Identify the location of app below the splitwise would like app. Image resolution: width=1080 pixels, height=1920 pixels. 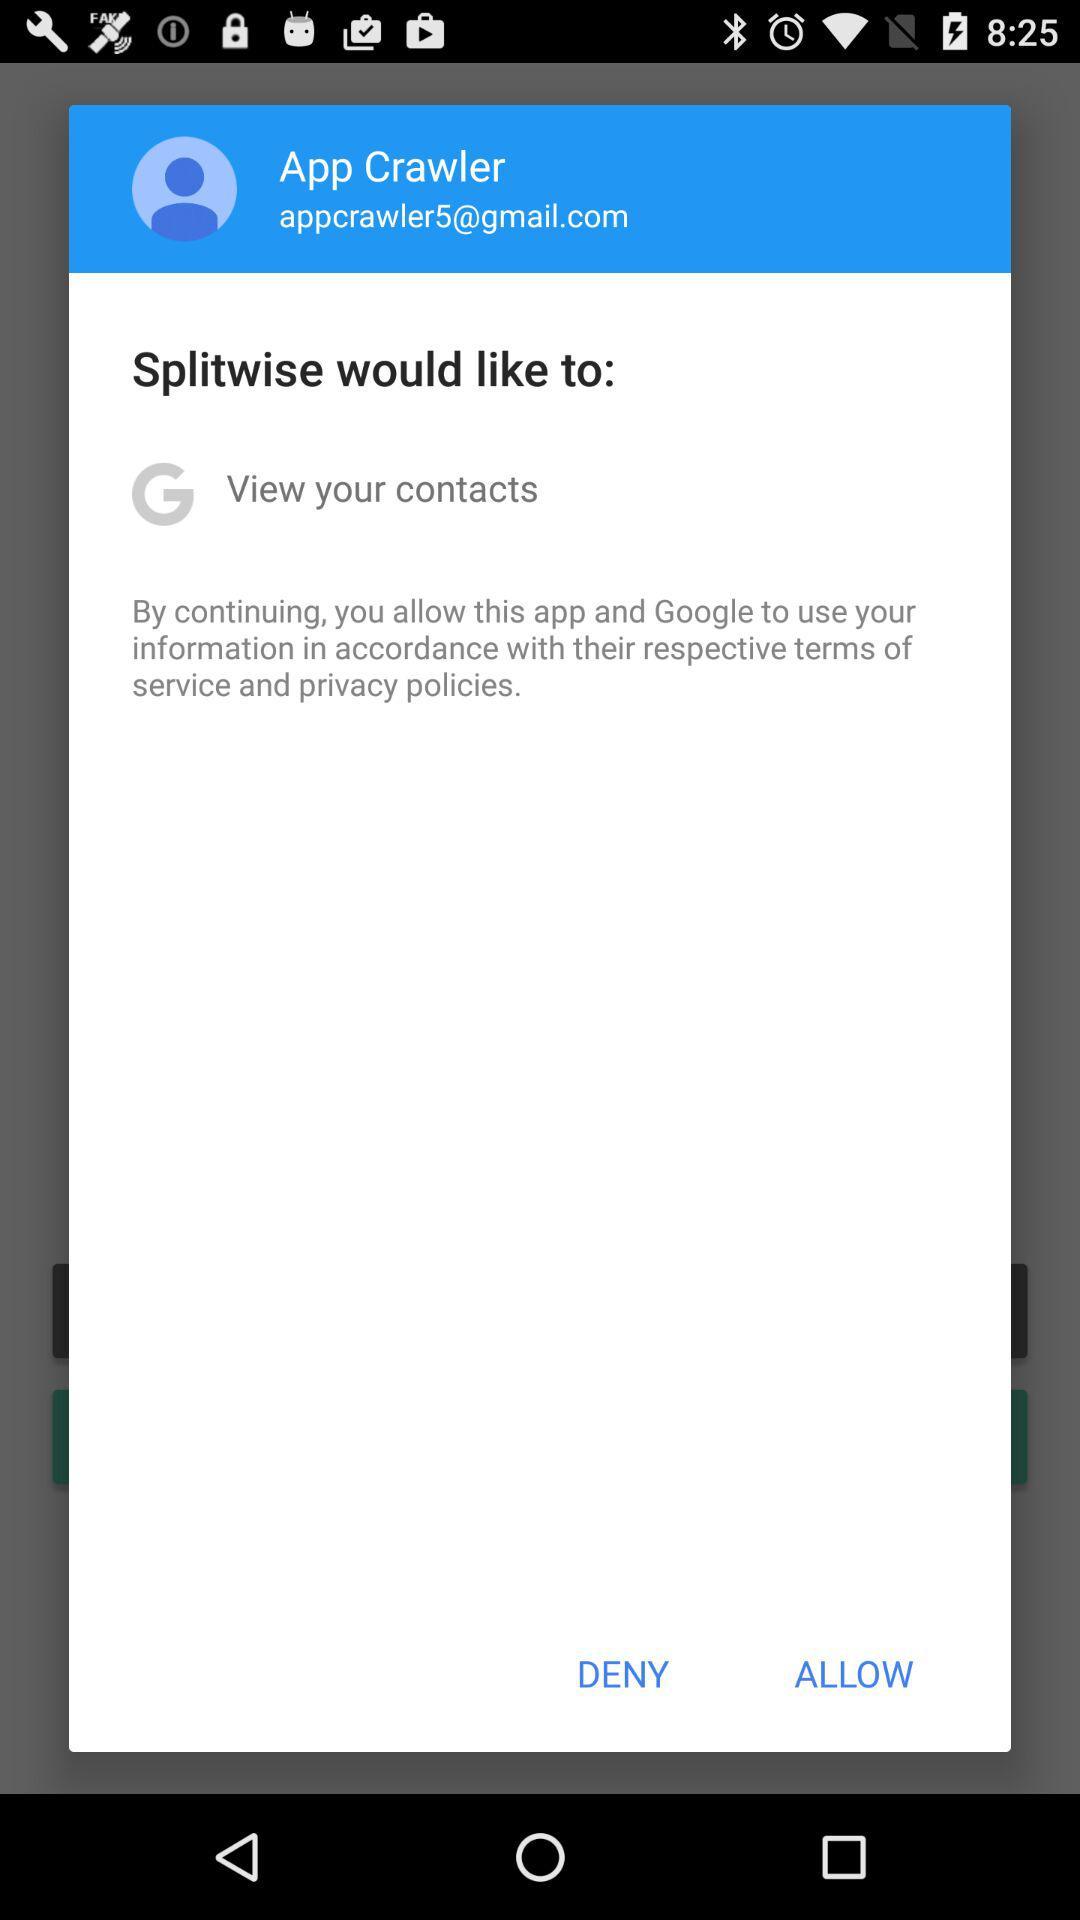
(382, 487).